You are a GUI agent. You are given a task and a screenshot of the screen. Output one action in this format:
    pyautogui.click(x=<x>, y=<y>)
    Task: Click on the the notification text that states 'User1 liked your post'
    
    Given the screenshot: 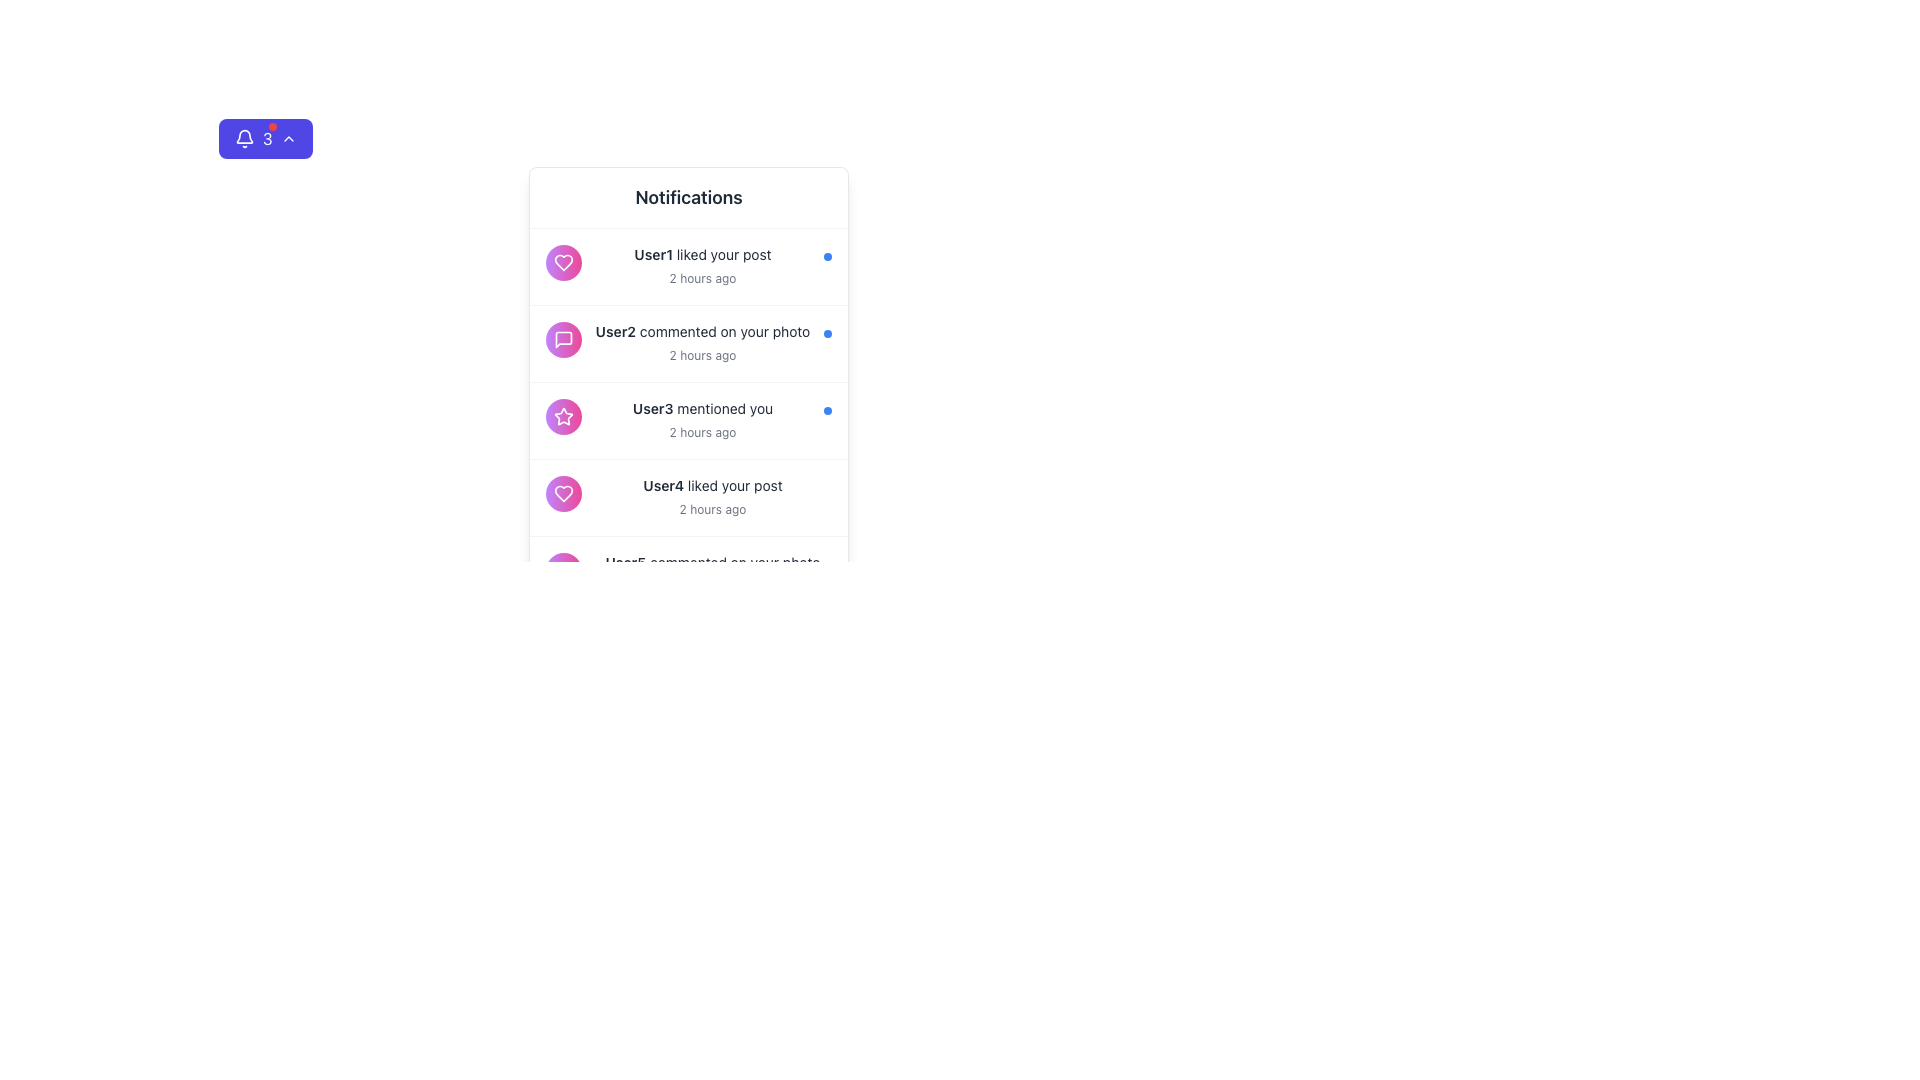 What is the action you would take?
    pyautogui.click(x=702, y=265)
    